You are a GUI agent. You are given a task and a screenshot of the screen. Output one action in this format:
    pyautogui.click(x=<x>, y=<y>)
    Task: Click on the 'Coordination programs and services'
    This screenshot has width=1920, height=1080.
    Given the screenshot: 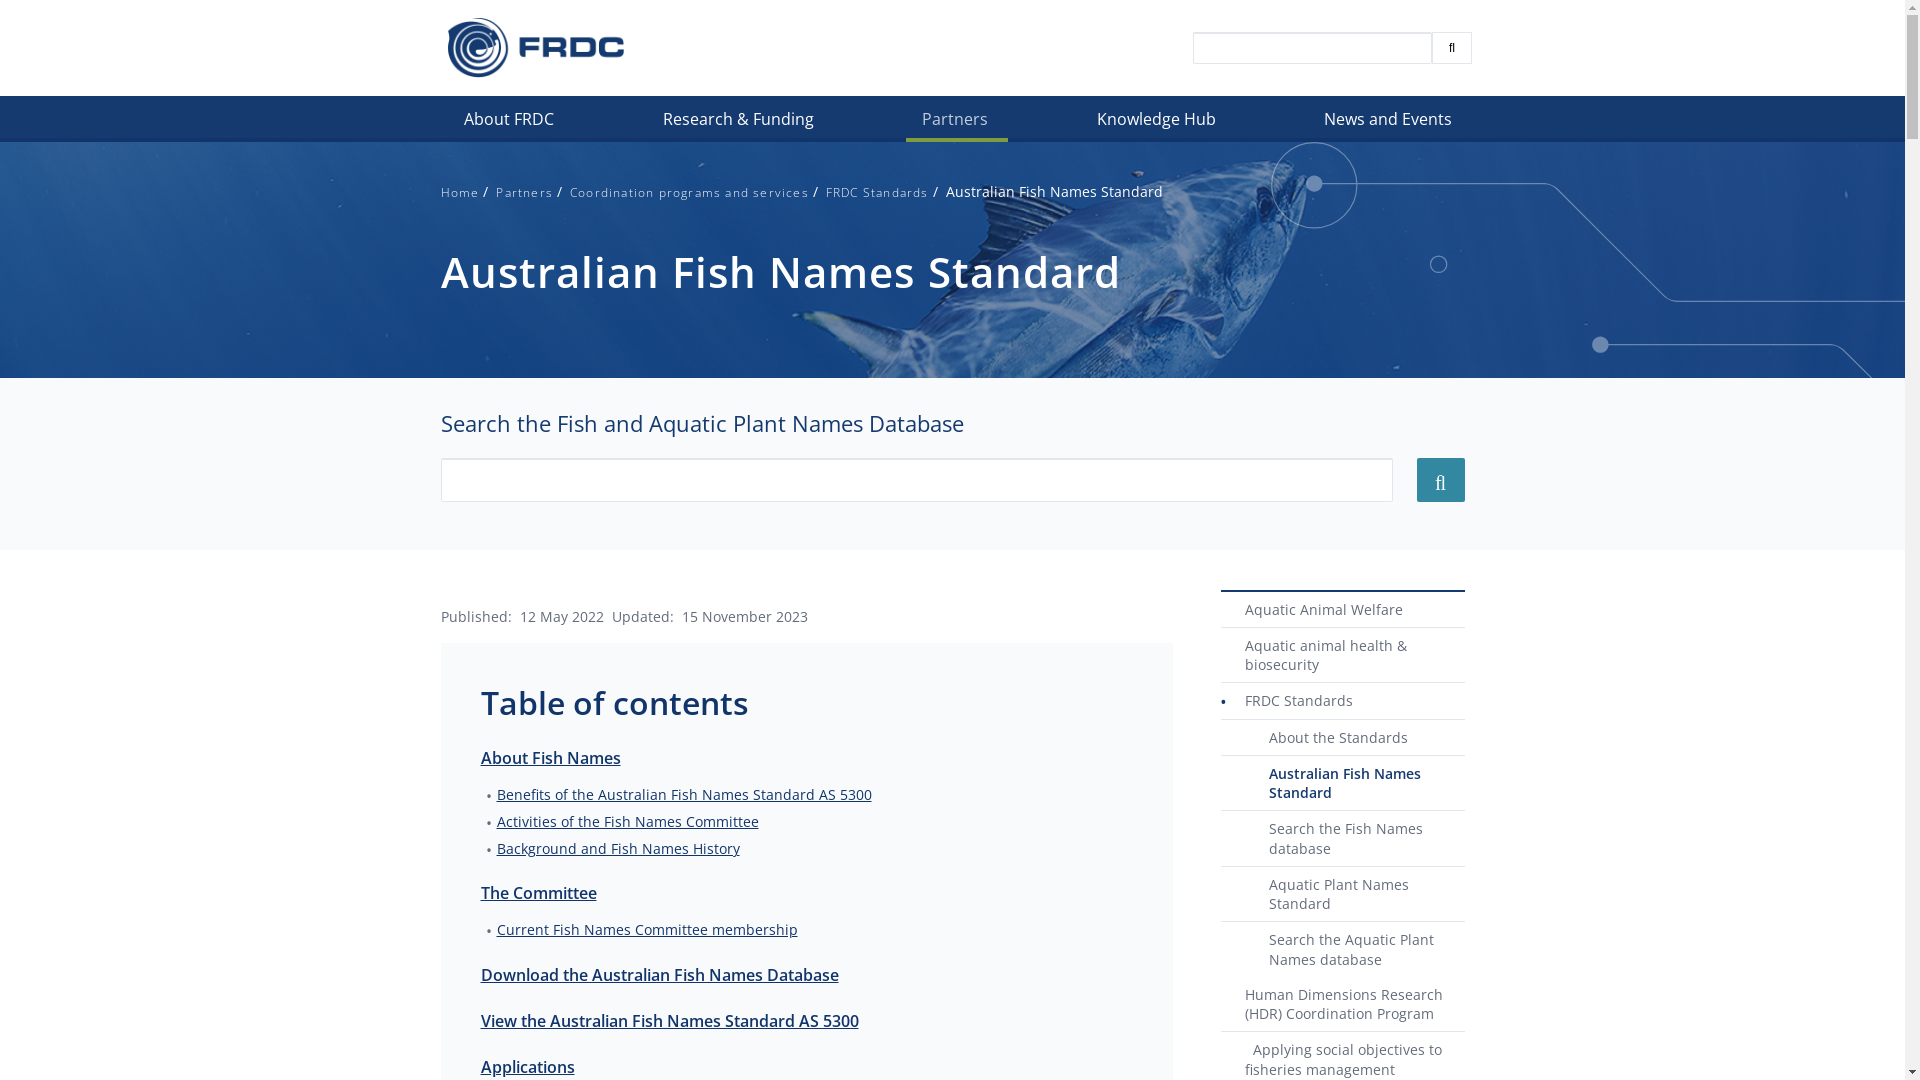 What is the action you would take?
    pyautogui.click(x=689, y=192)
    